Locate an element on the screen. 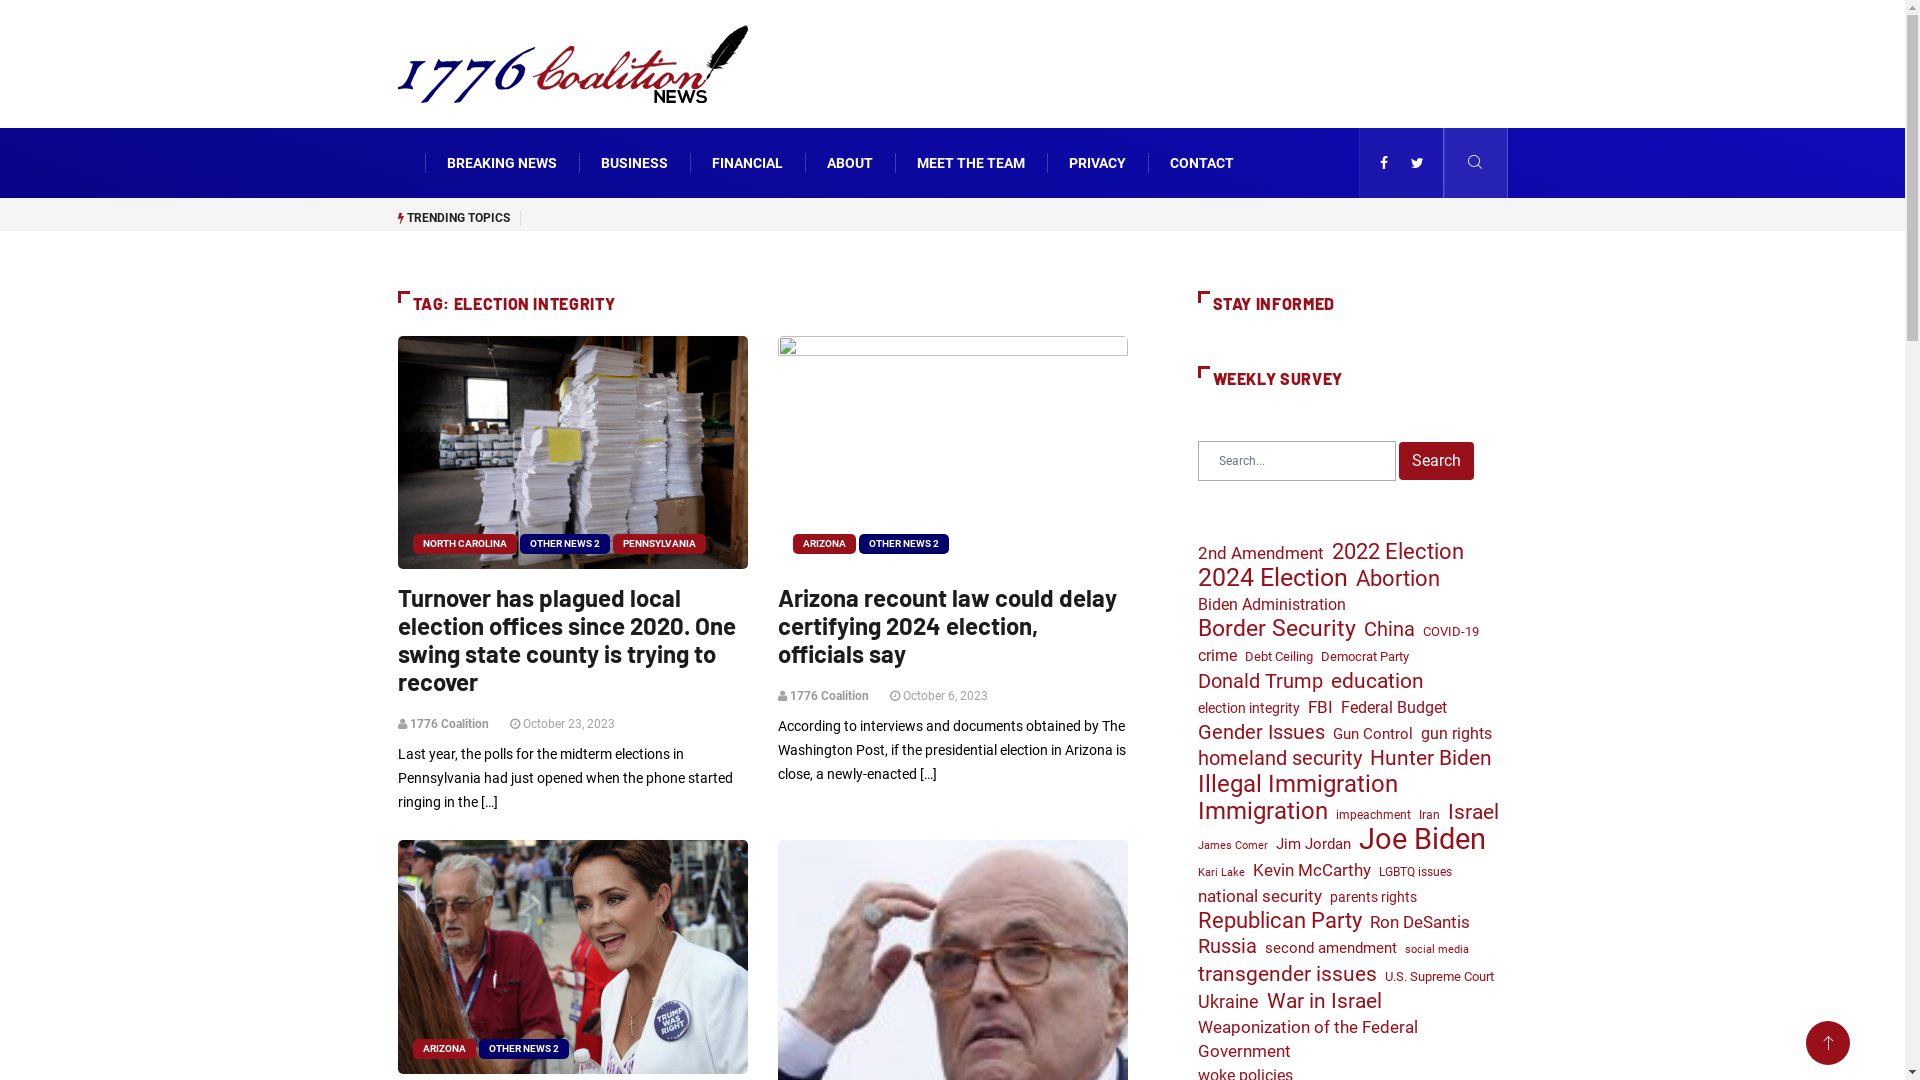 This screenshot has height=1080, width=1920. 'Border Security' is located at coordinates (1198, 627).